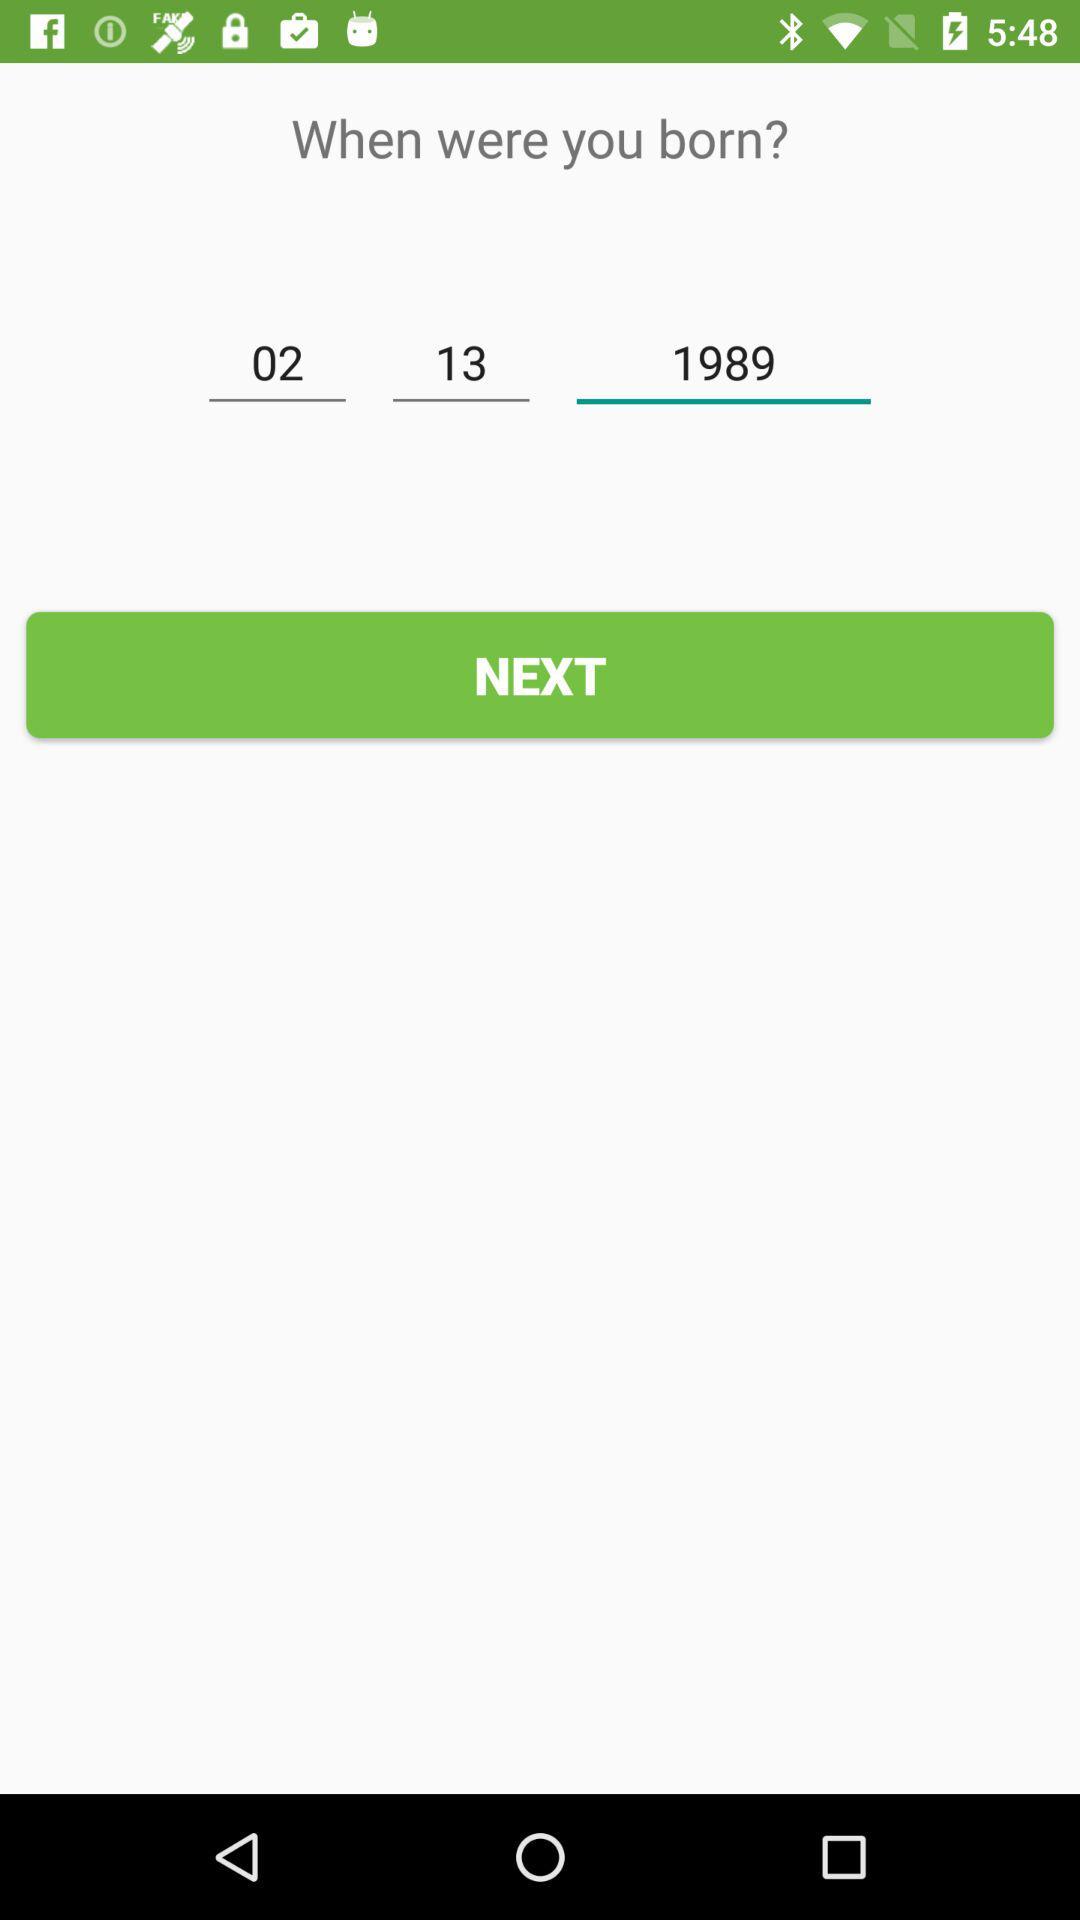 Image resolution: width=1080 pixels, height=1920 pixels. What do you see at coordinates (461, 363) in the screenshot?
I see `icon to the left of 1989 item` at bounding box center [461, 363].